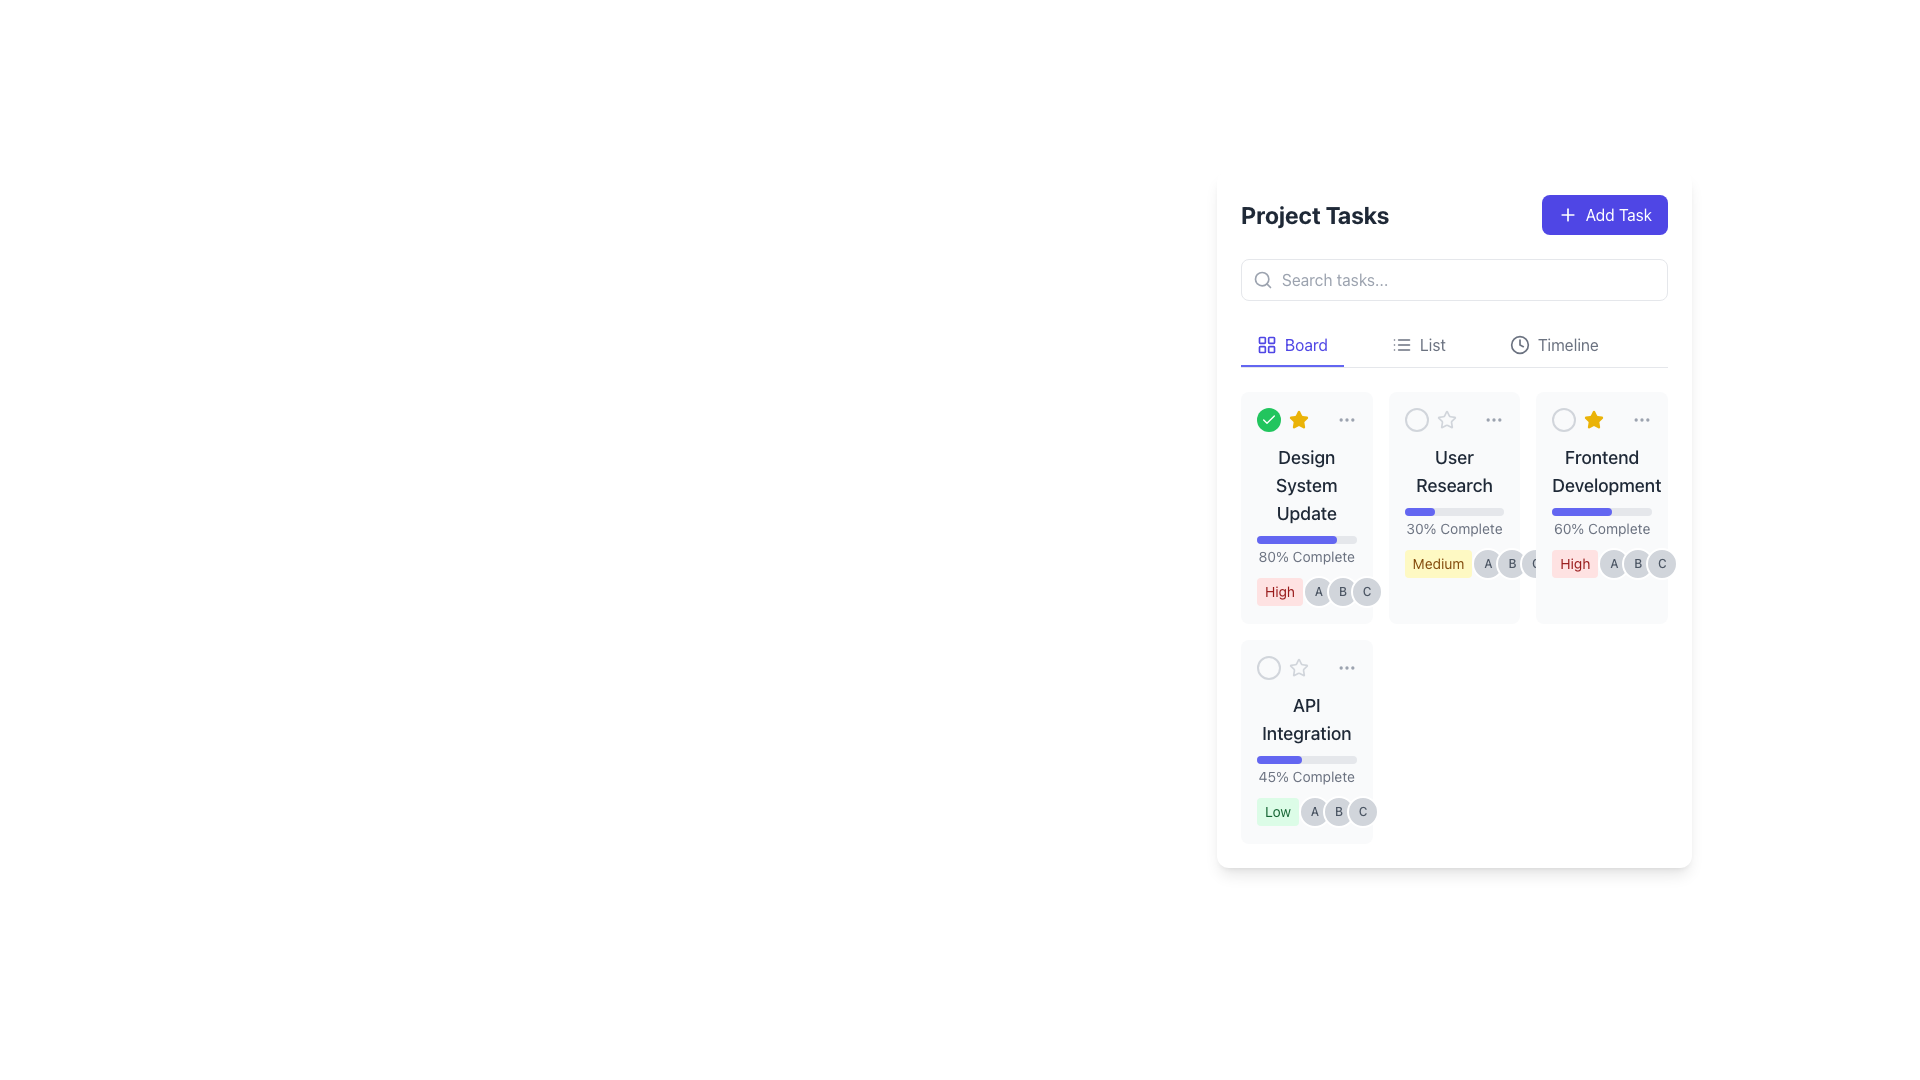  I want to click on the progress, so click(1588, 511).